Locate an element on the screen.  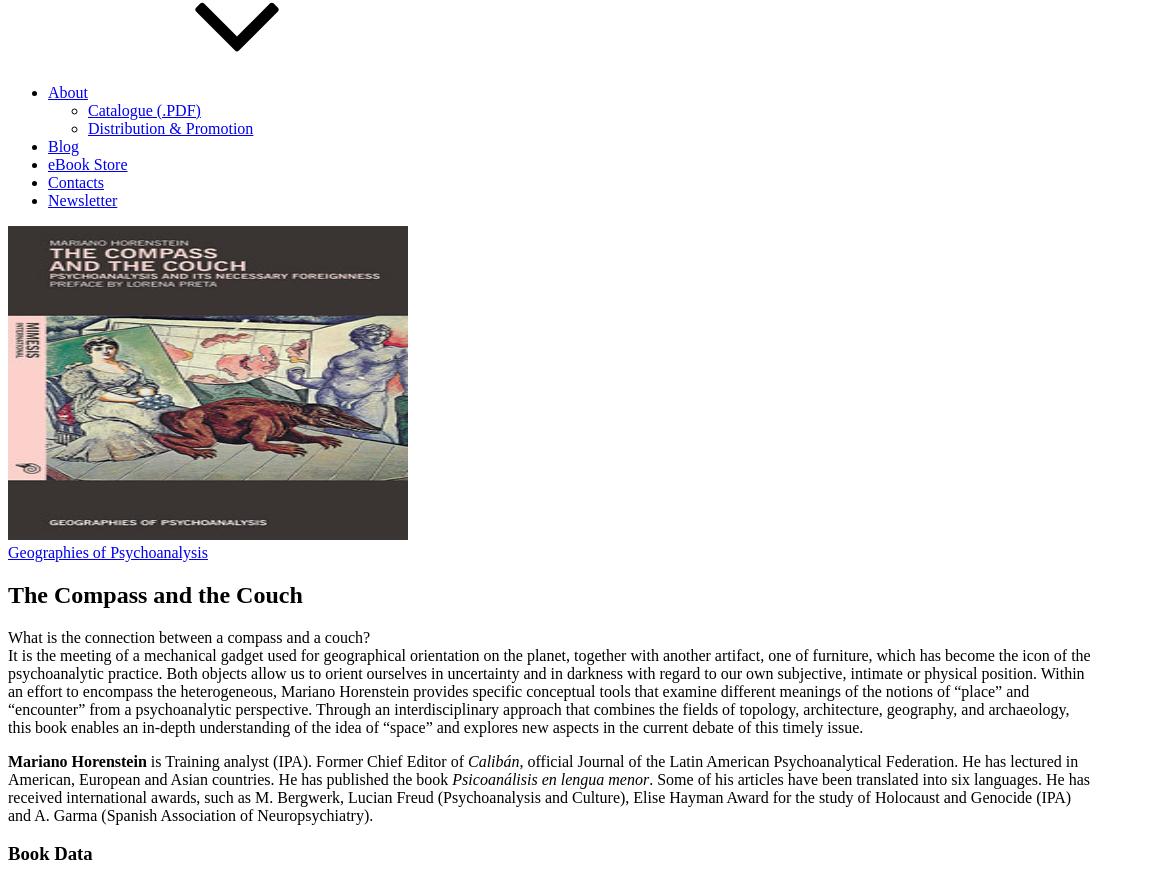
'The Compass and the Couch' is located at coordinates (154, 592).